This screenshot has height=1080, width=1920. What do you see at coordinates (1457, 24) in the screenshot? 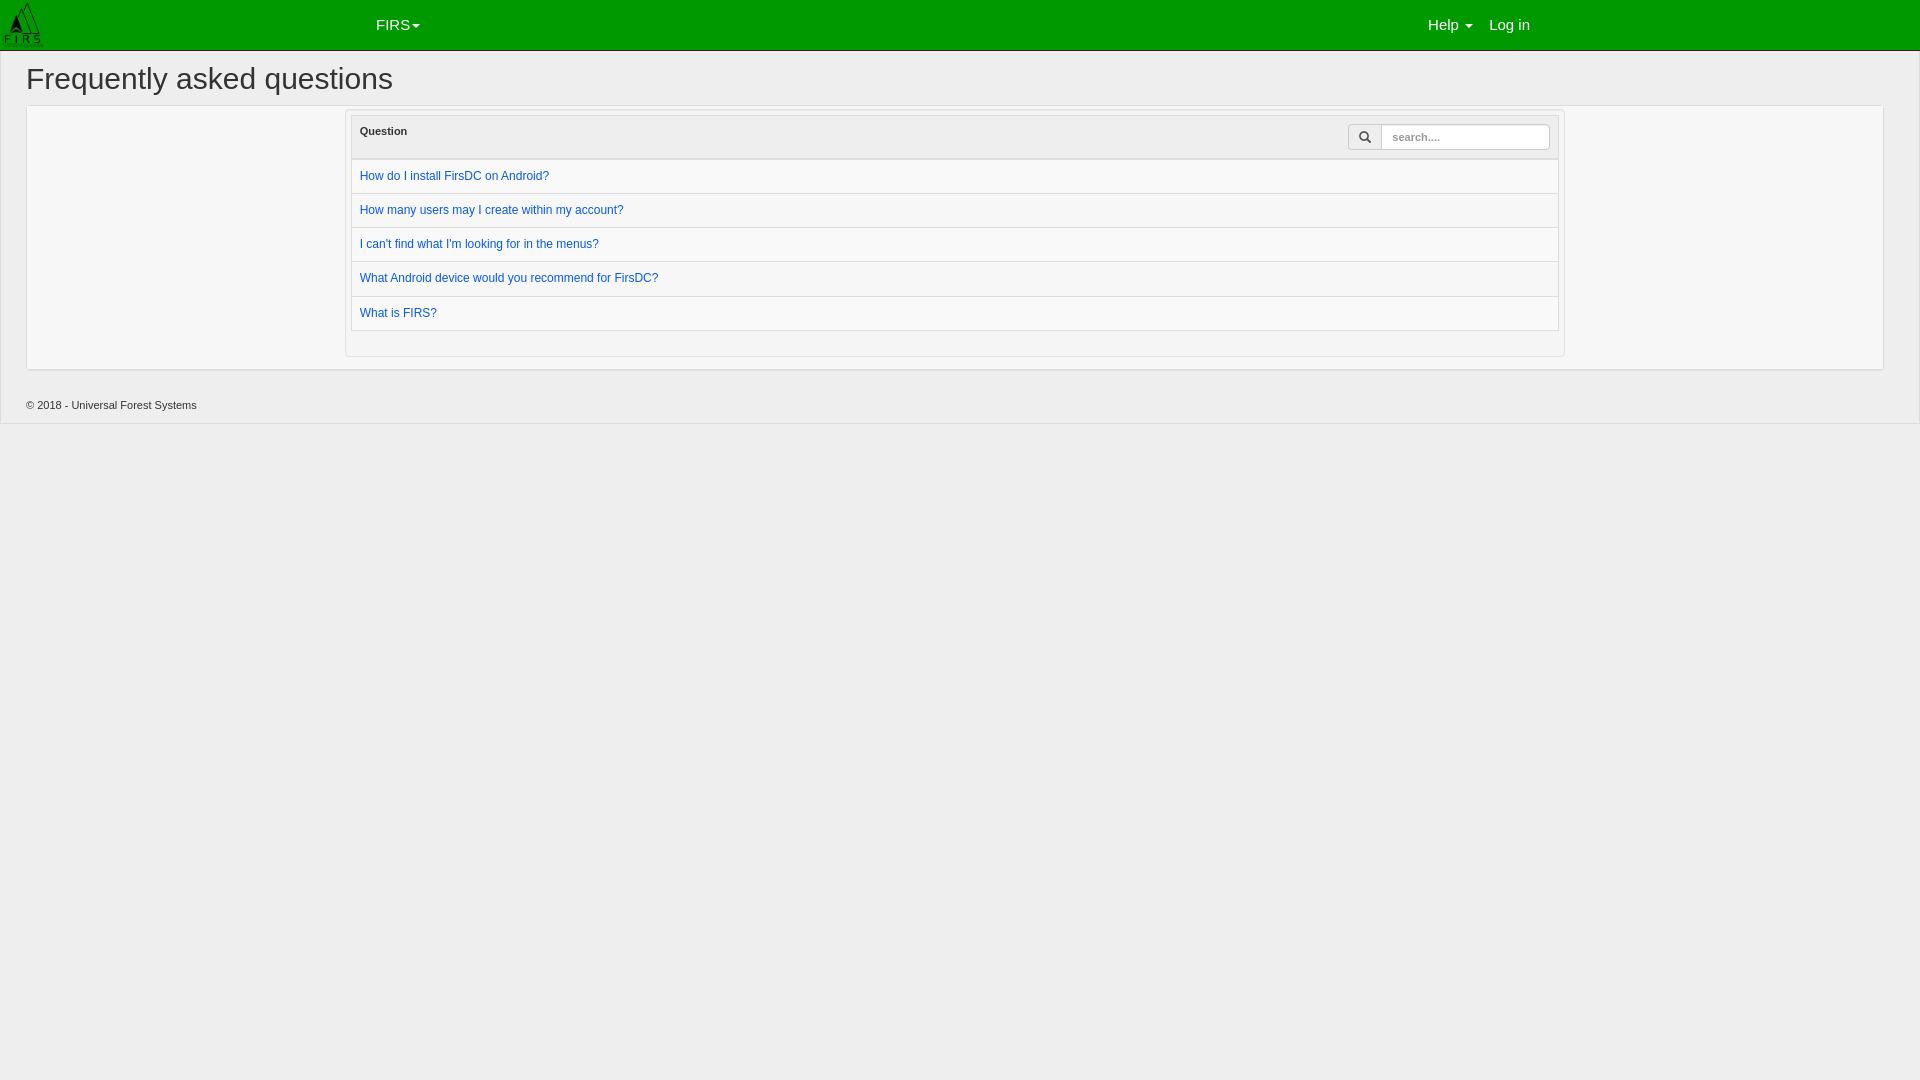
I see `'Help'` at bounding box center [1457, 24].